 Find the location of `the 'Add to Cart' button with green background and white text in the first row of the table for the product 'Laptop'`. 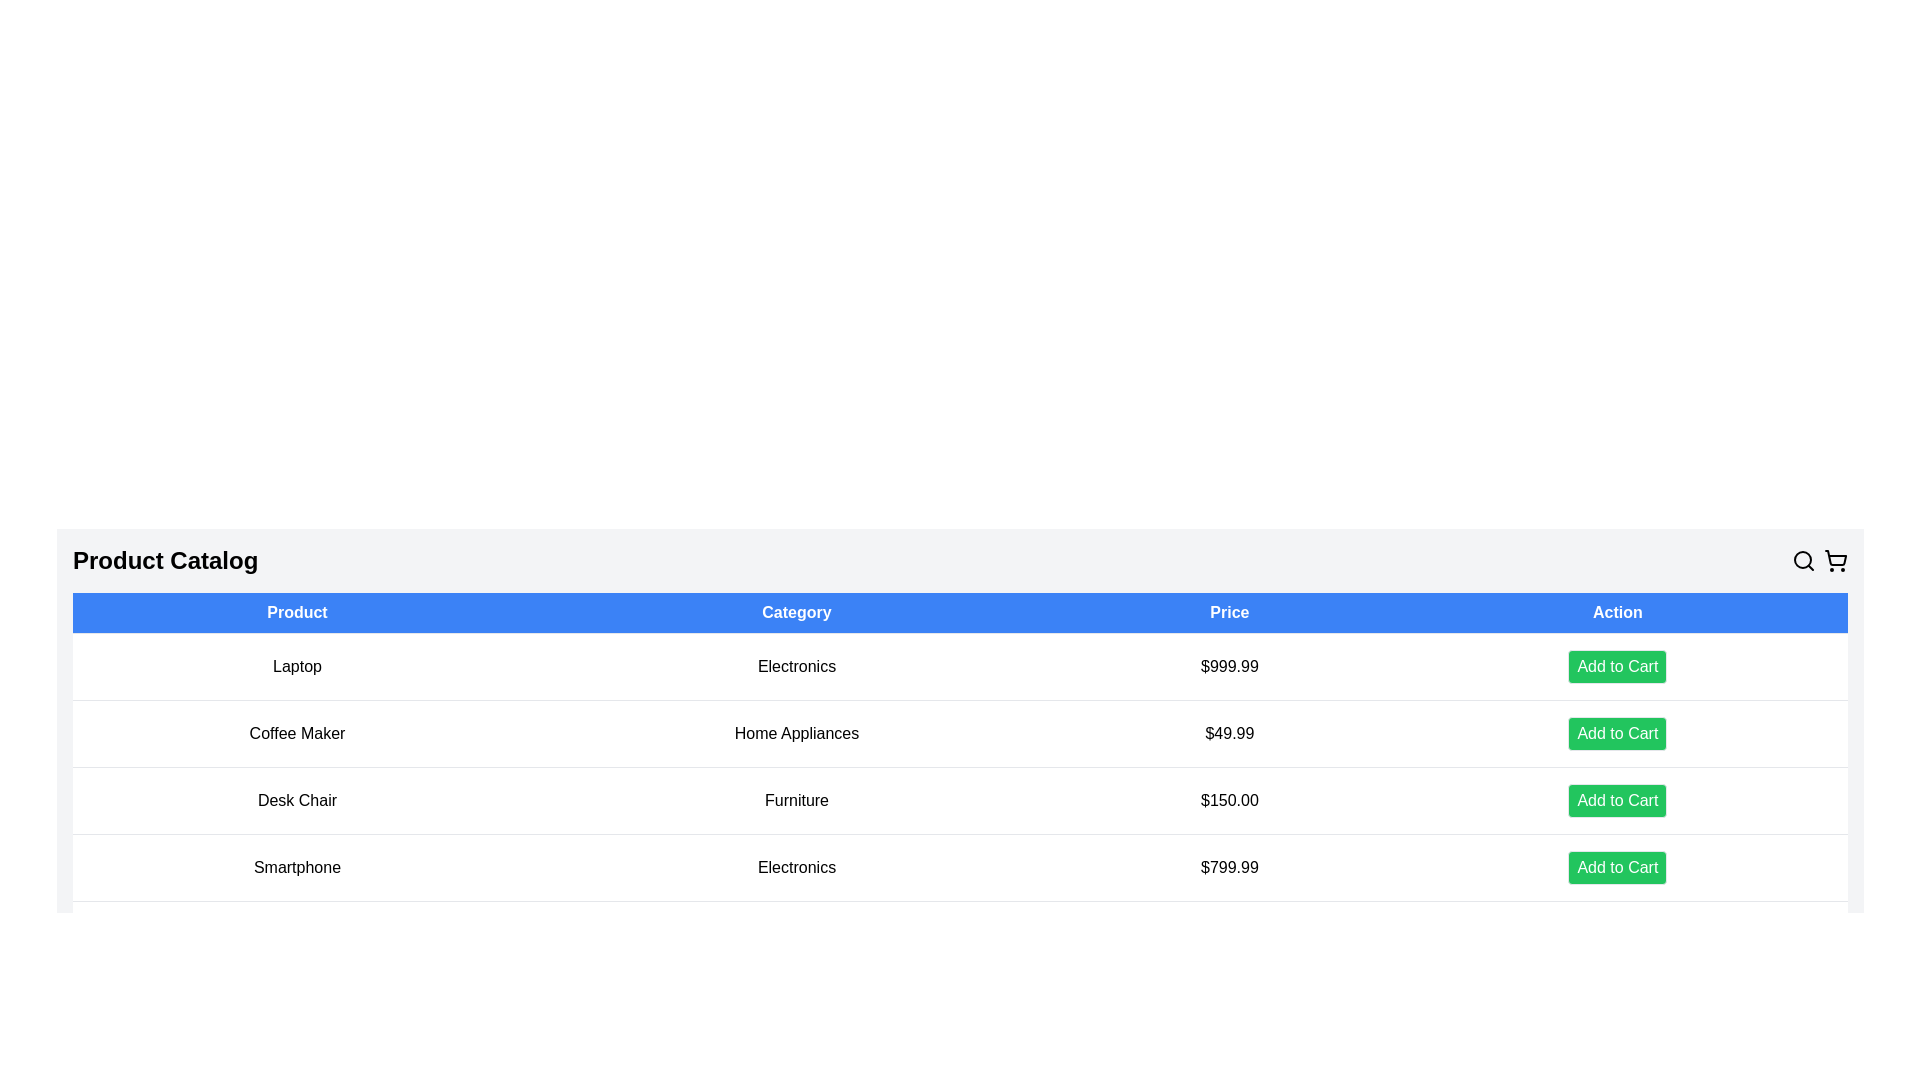

the 'Add to Cart' button with green background and white text in the first row of the table for the product 'Laptop' is located at coordinates (1617, 667).